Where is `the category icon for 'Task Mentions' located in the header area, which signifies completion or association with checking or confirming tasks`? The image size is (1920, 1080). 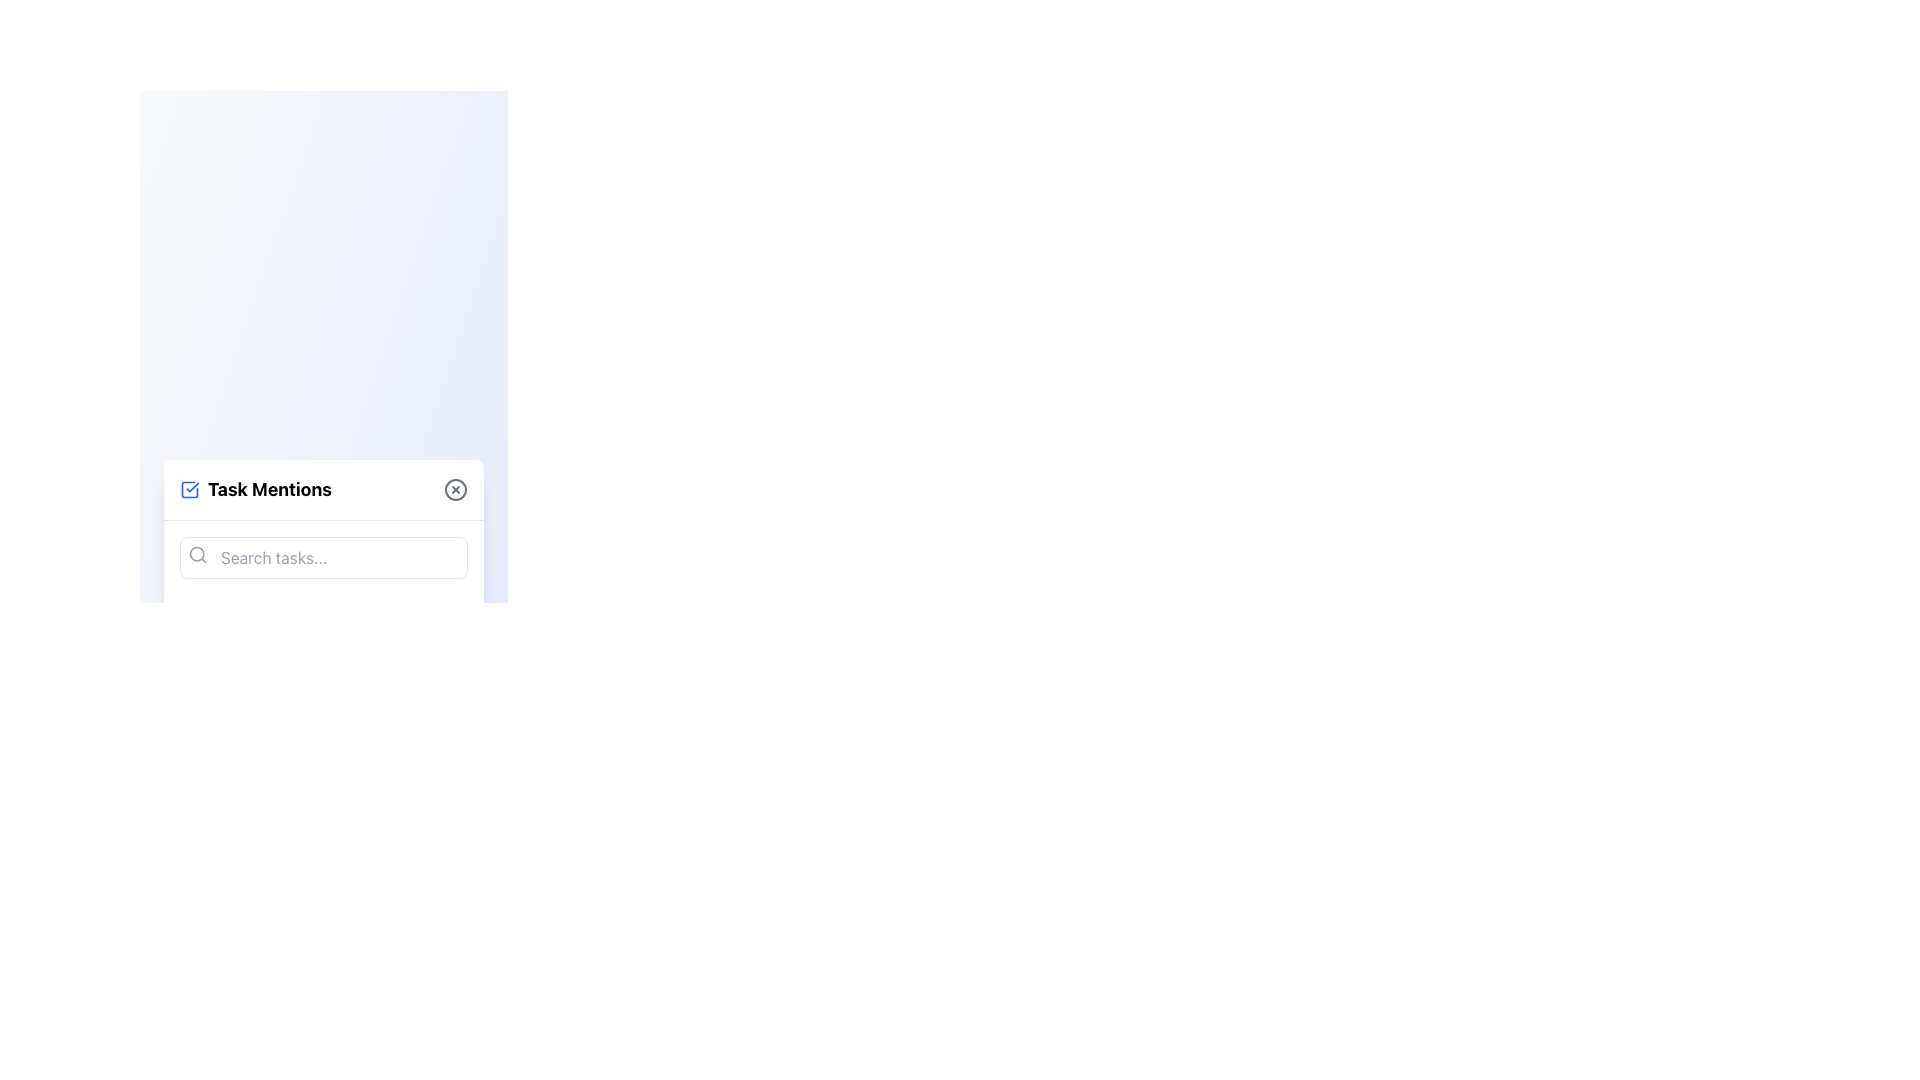 the category icon for 'Task Mentions' located in the header area, which signifies completion or association with checking or confirming tasks is located at coordinates (190, 489).